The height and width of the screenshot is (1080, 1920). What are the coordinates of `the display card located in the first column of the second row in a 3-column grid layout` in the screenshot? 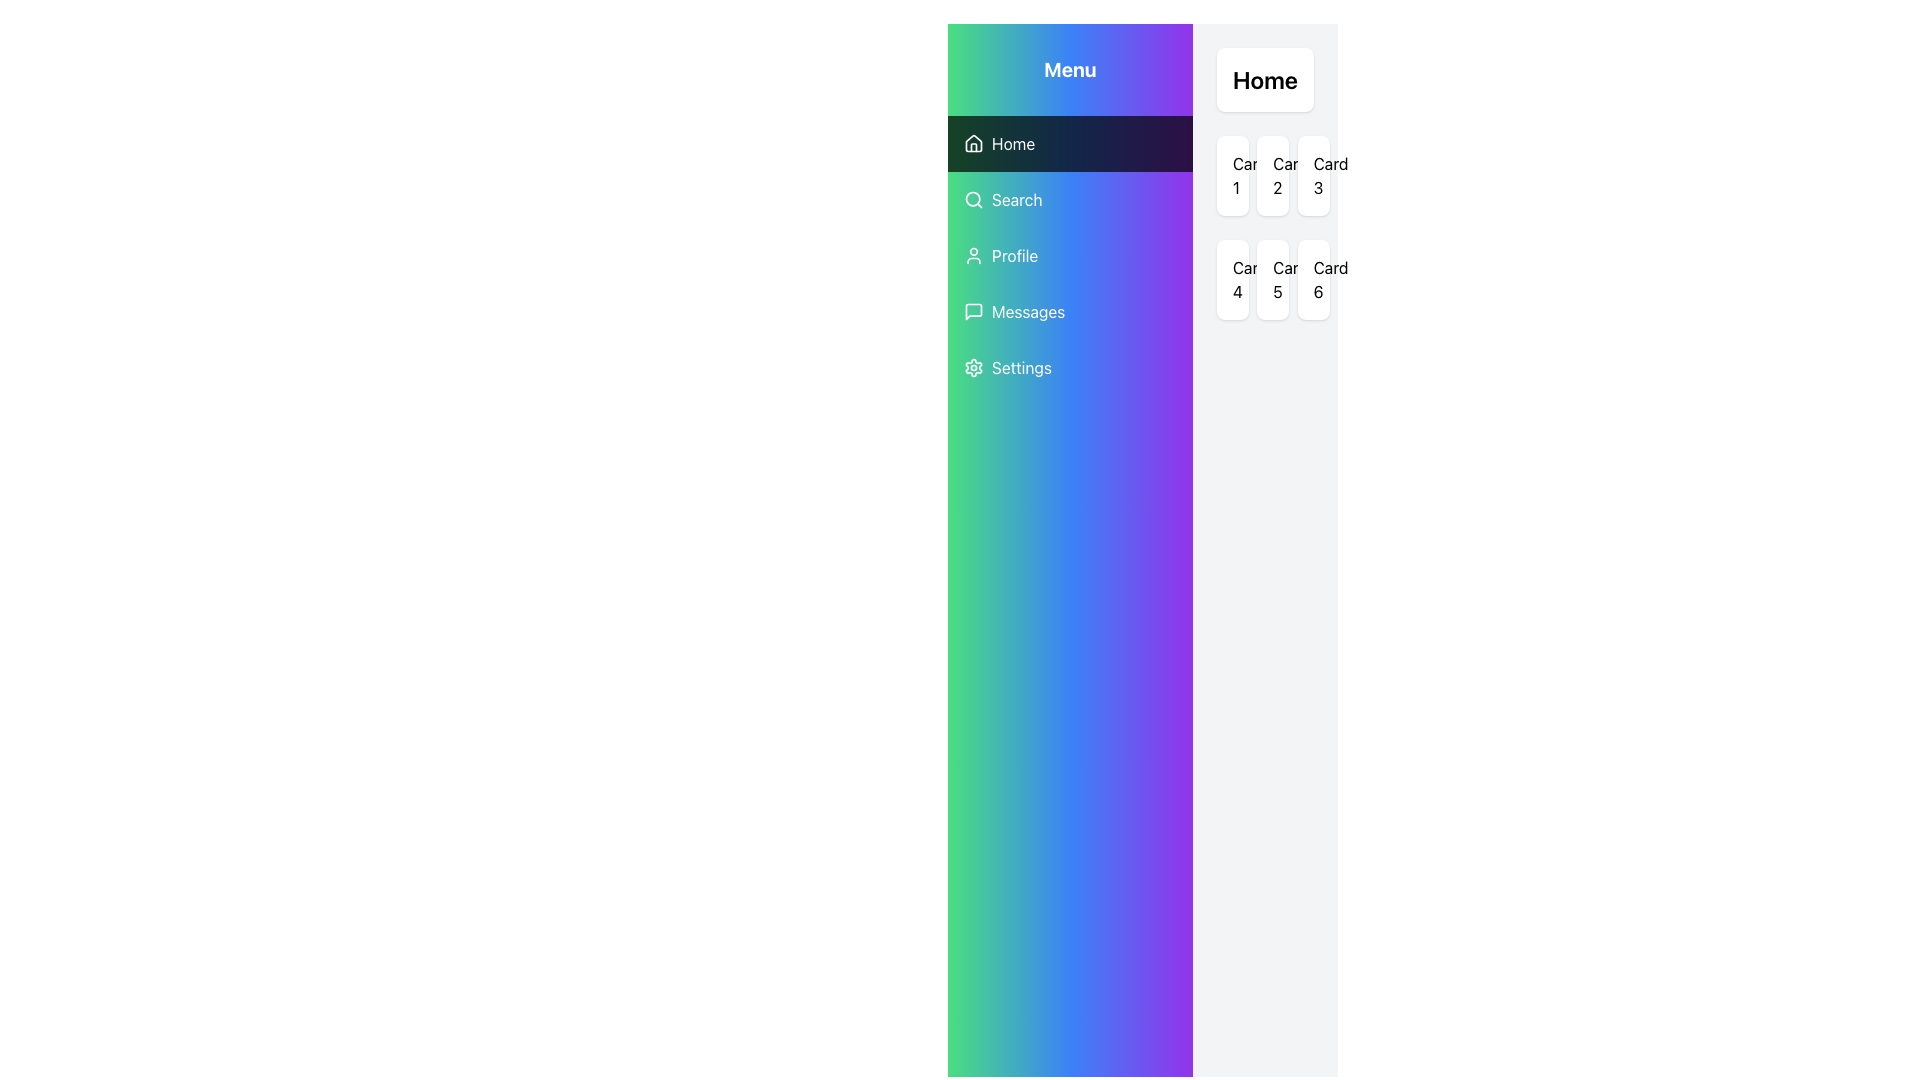 It's located at (1231, 280).